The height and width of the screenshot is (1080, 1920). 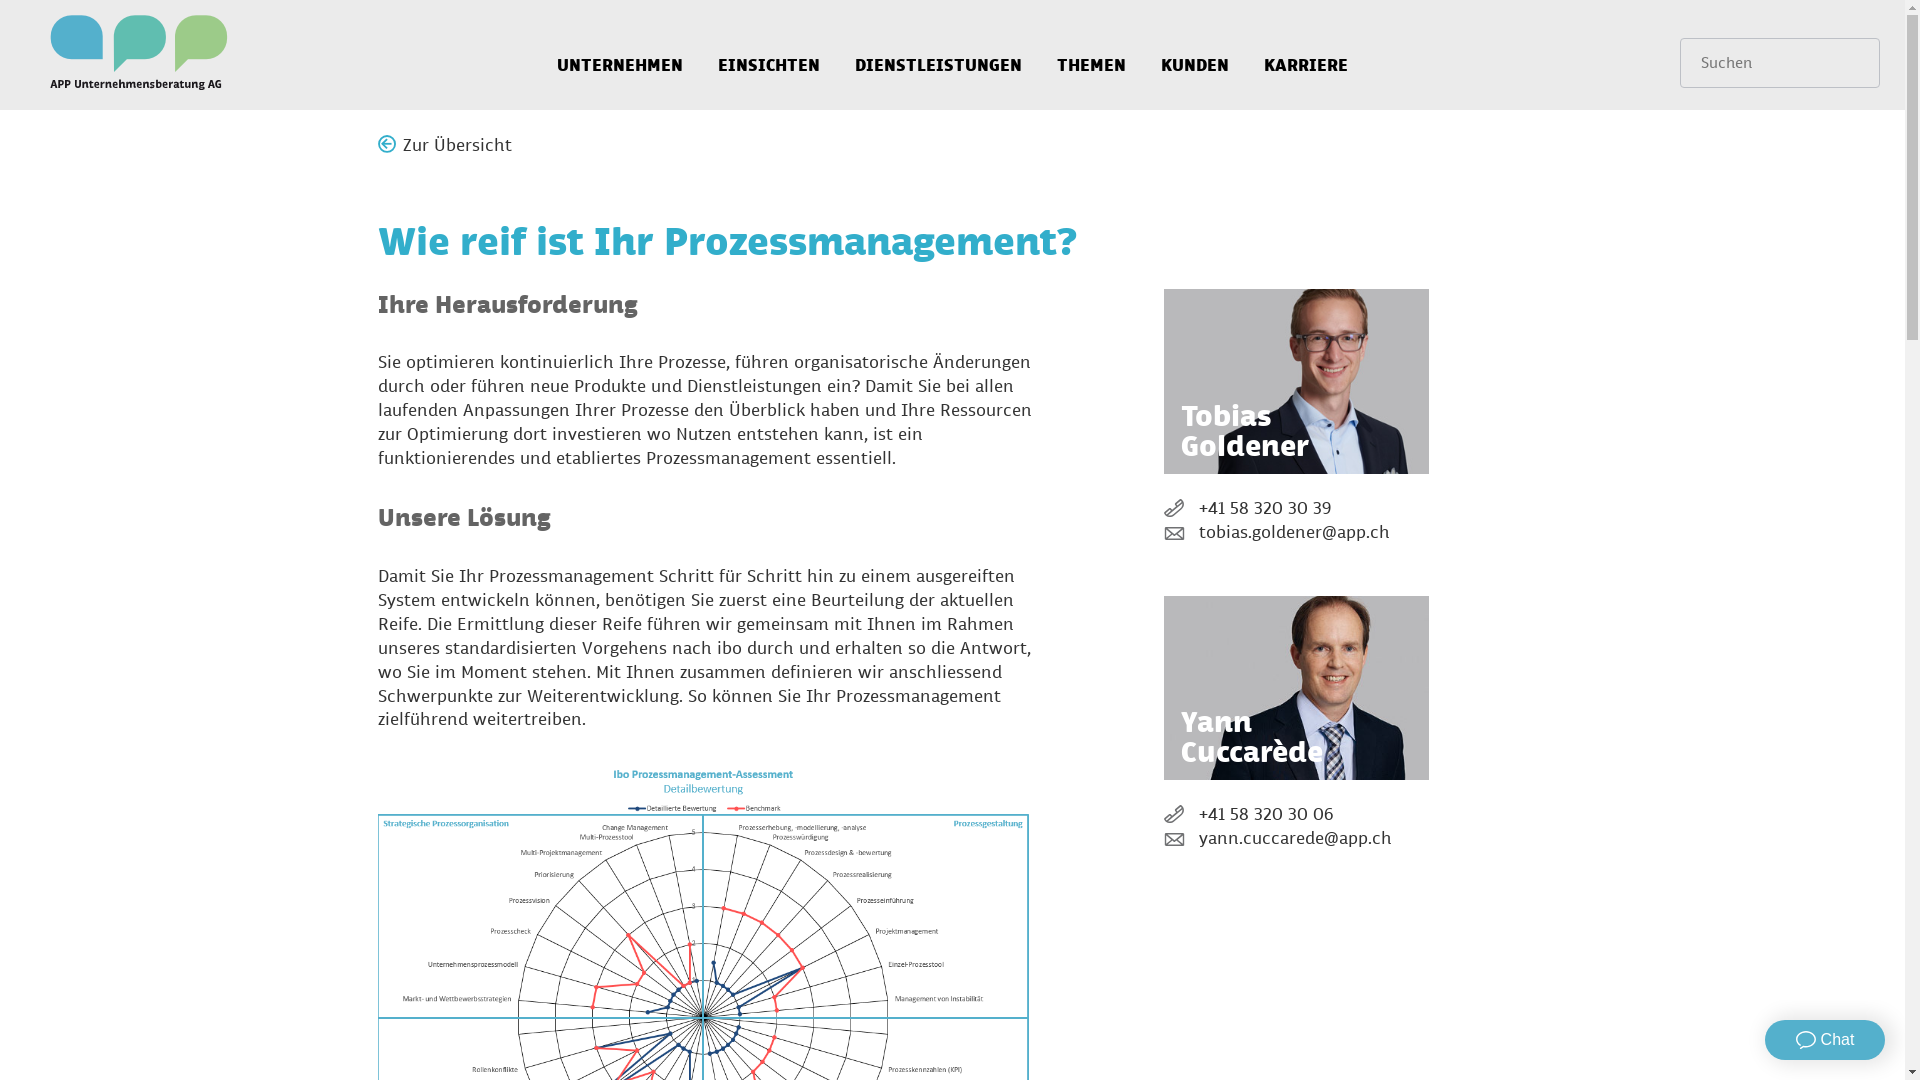 I want to click on 'THEMEN', so click(x=1090, y=53).